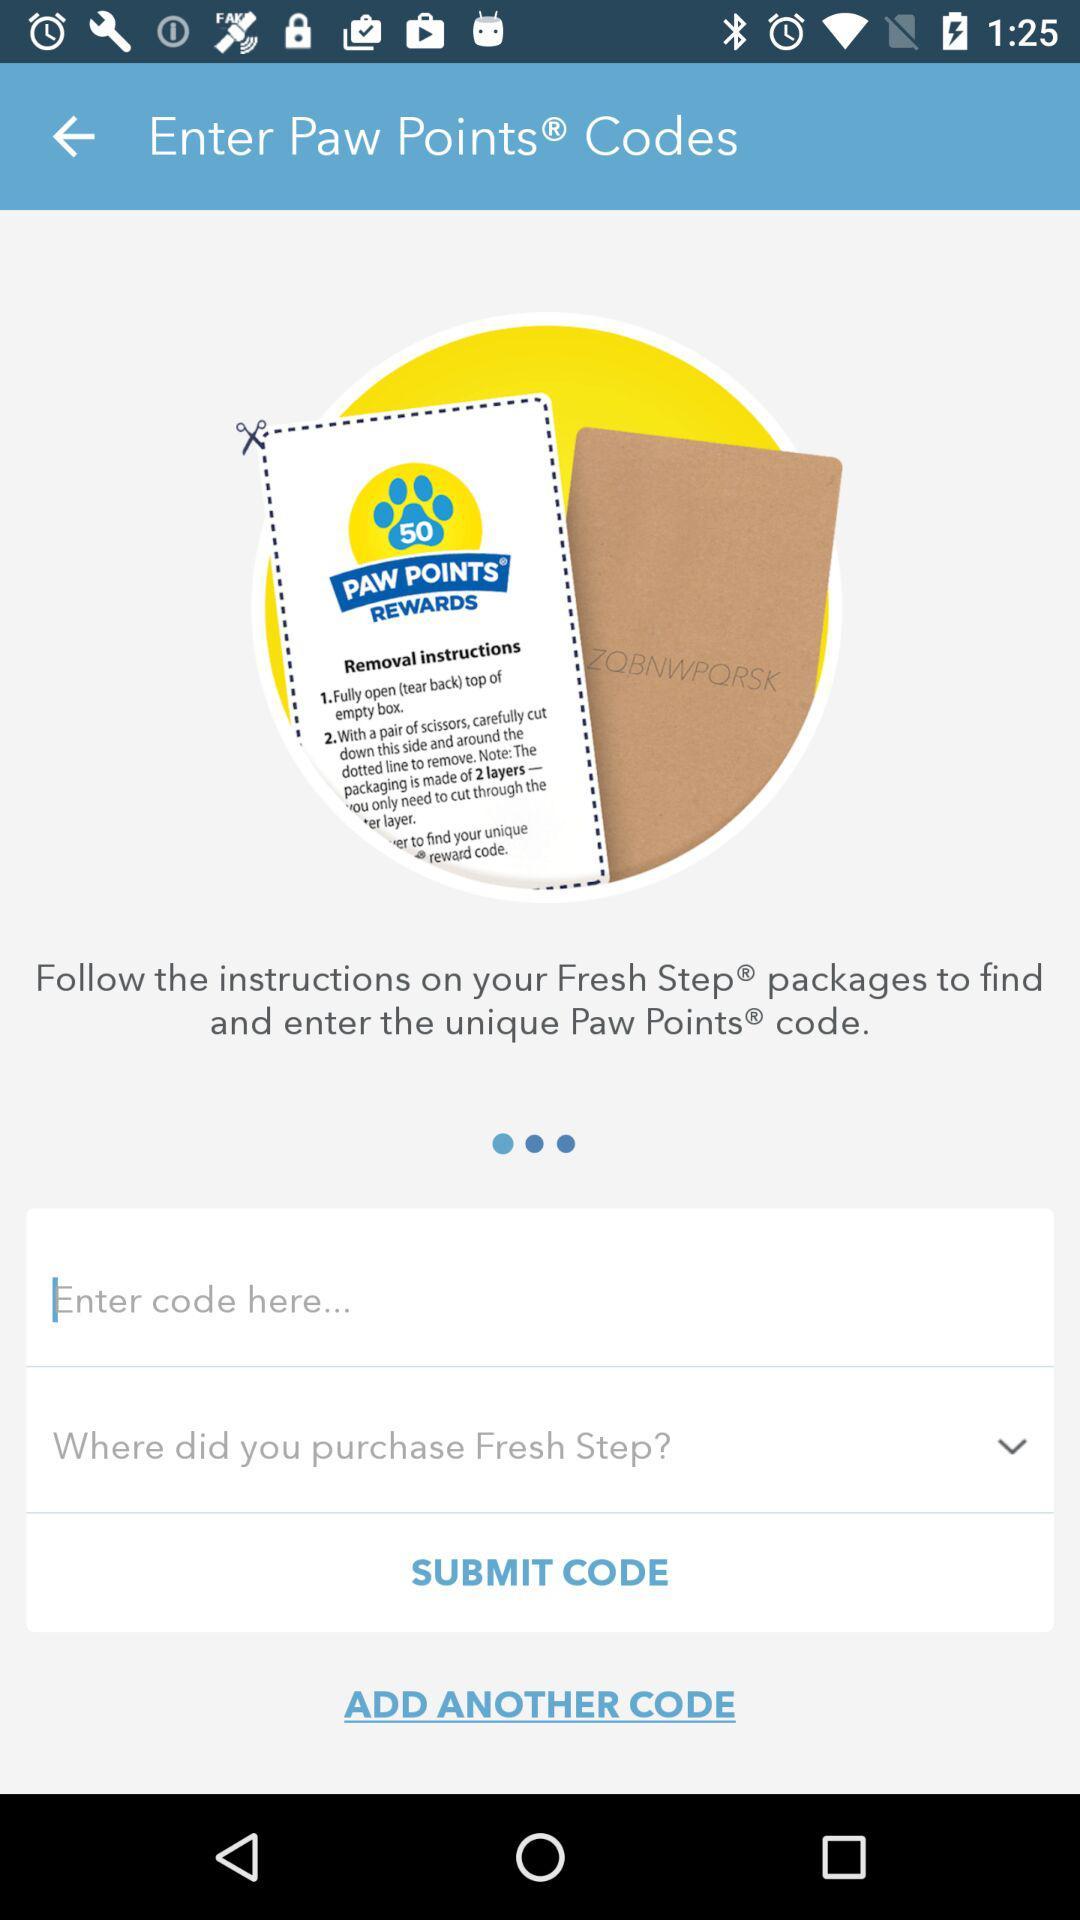  Describe the element at coordinates (72, 135) in the screenshot. I see `icon to the left of enter paw points` at that location.